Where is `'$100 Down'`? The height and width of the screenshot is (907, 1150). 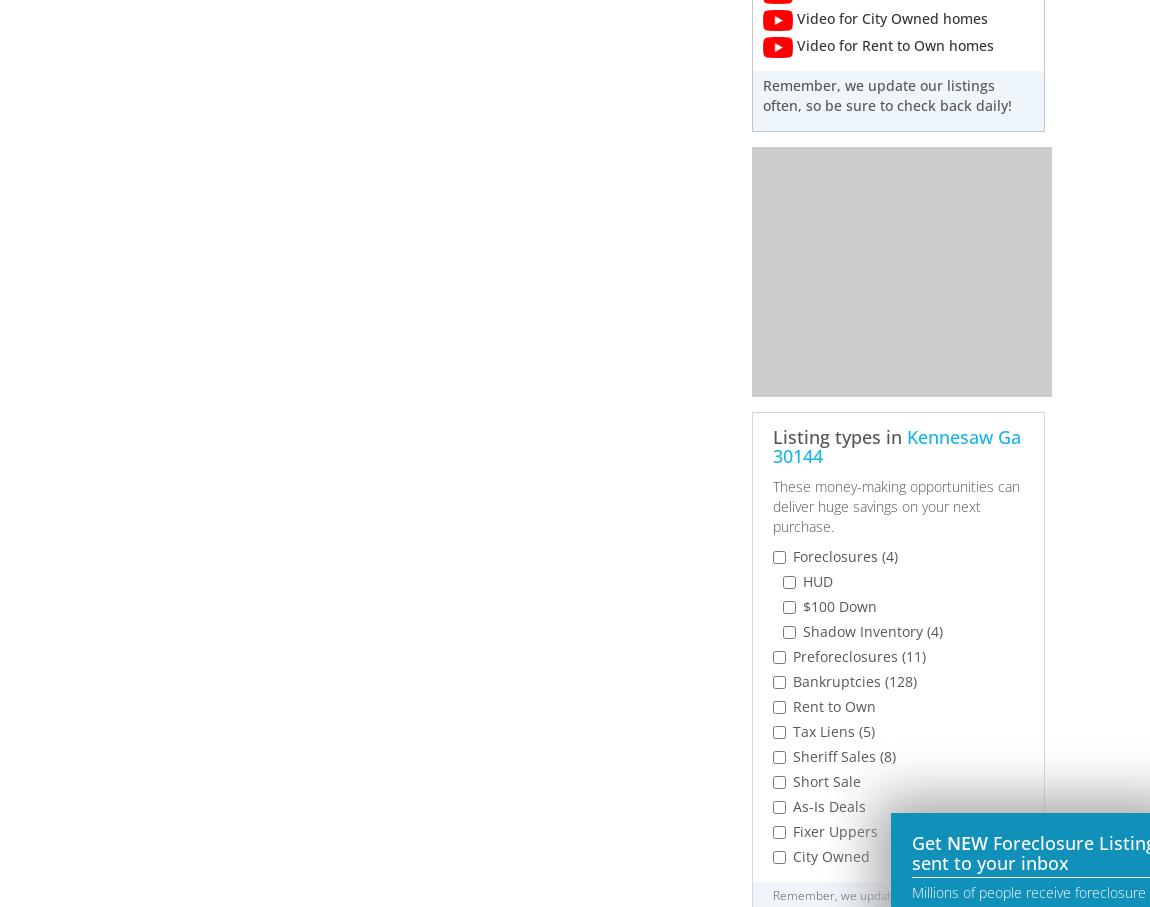 '$100 Down' is located at coordinates (838, 605).